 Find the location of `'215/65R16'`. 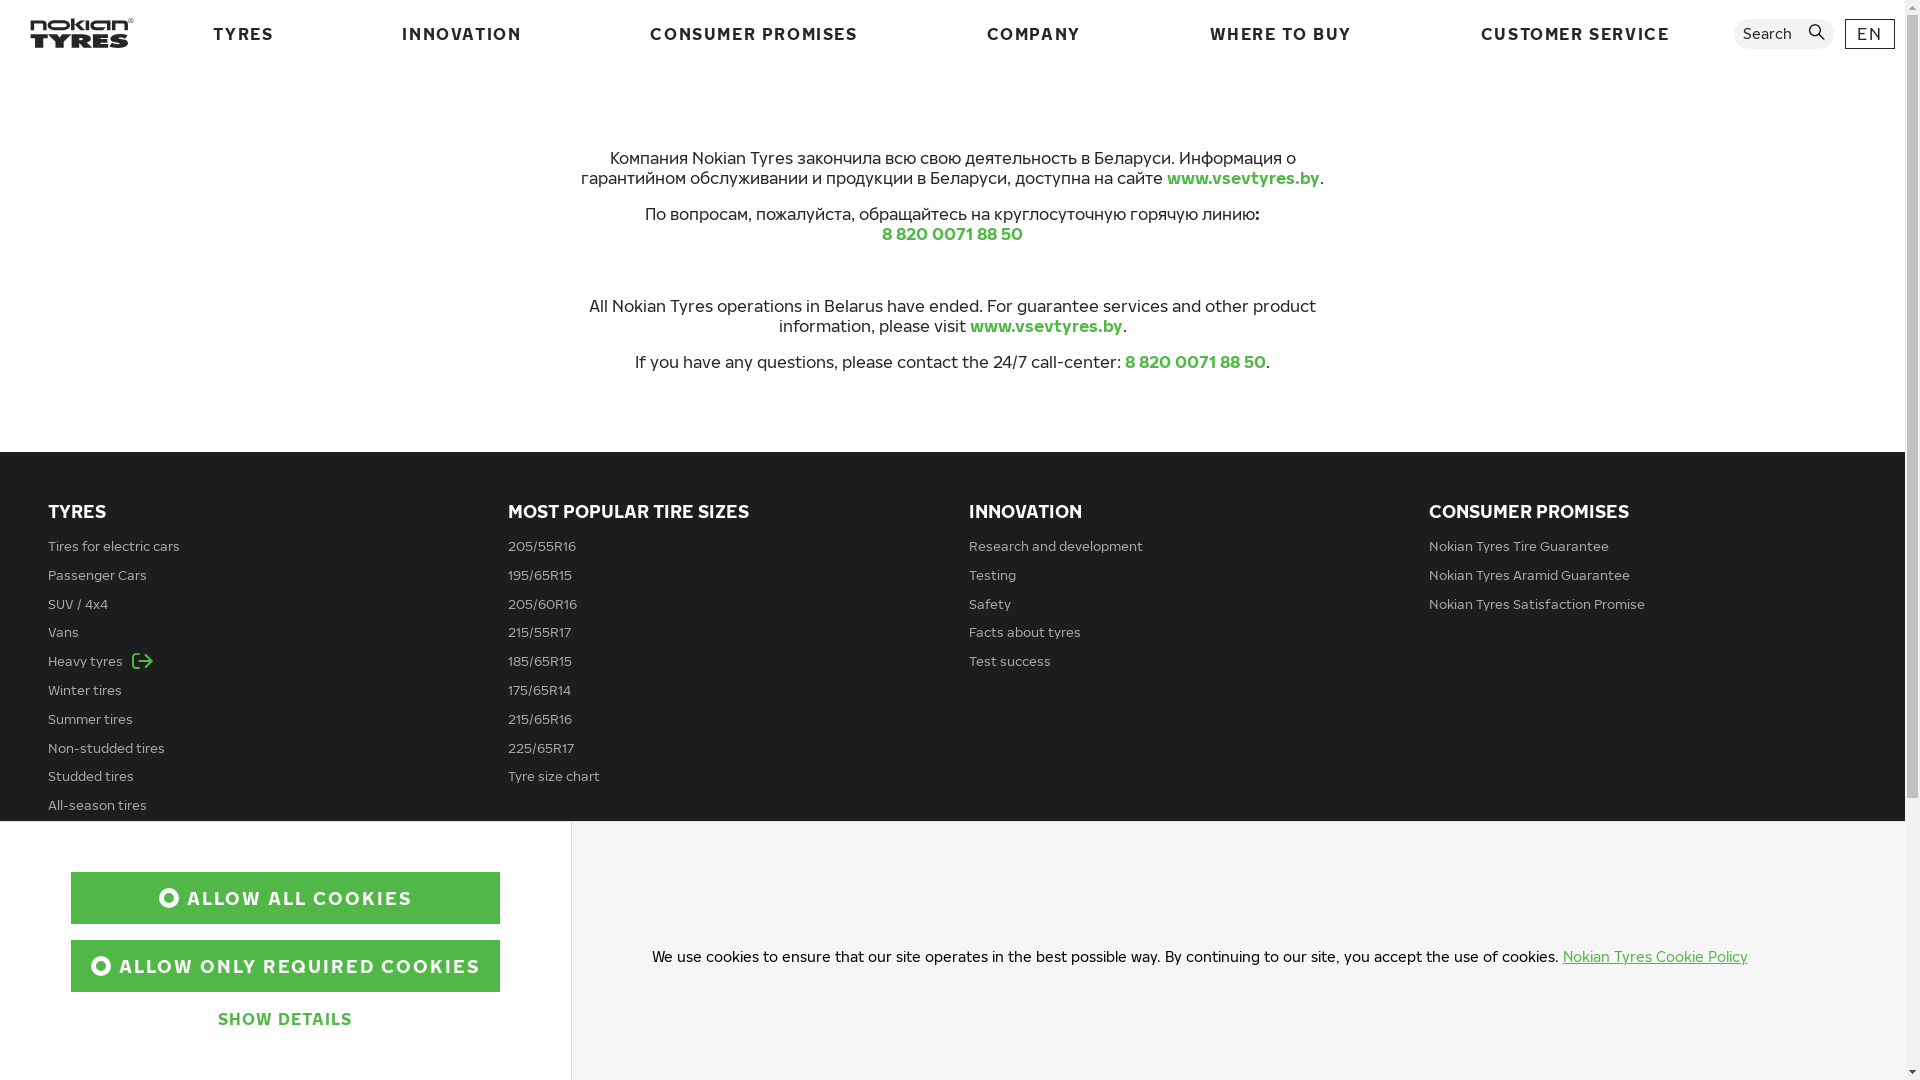

'215/65R16' is located at coordinates (539, 717).